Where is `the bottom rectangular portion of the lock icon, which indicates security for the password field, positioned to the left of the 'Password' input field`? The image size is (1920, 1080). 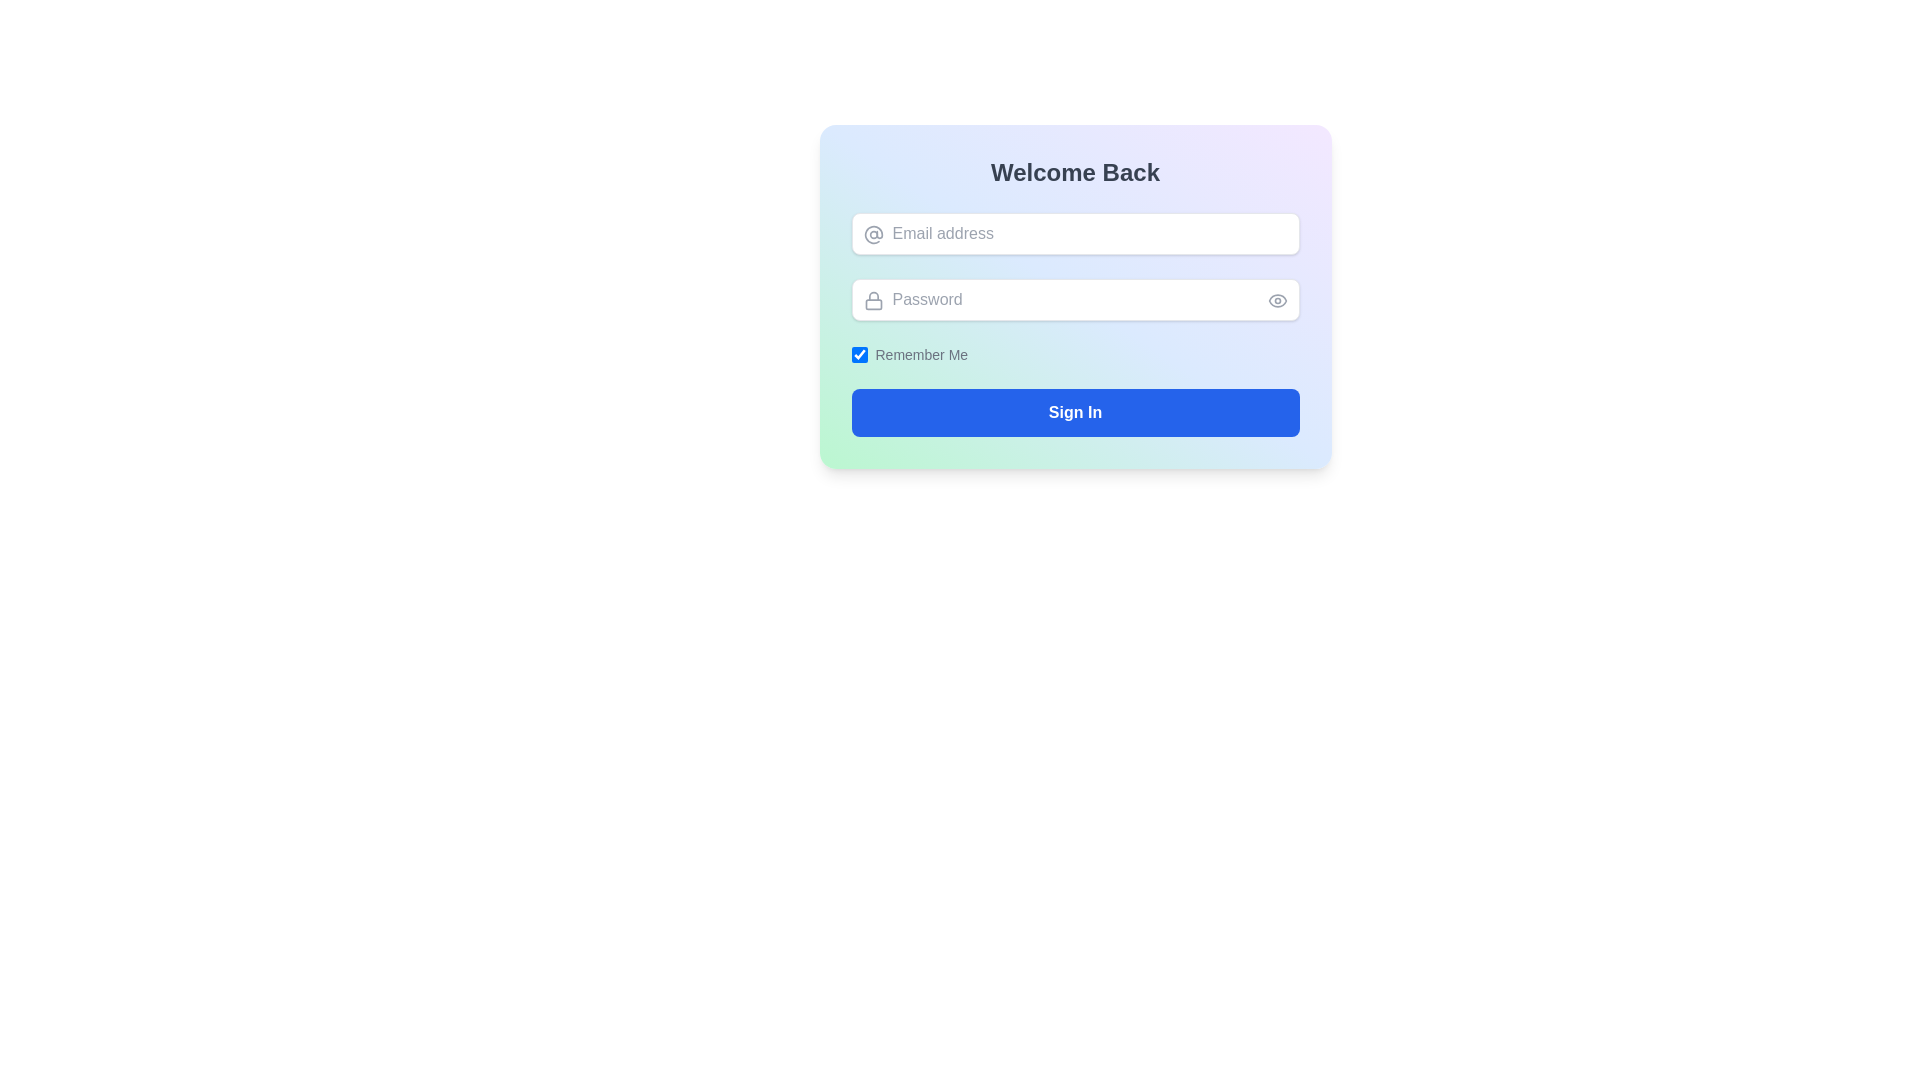
the bottom rectangular portion of the lock icon, which indicates security for the password field, positioned to the left of the 'Password' input field is located at coordinates (873, 304).